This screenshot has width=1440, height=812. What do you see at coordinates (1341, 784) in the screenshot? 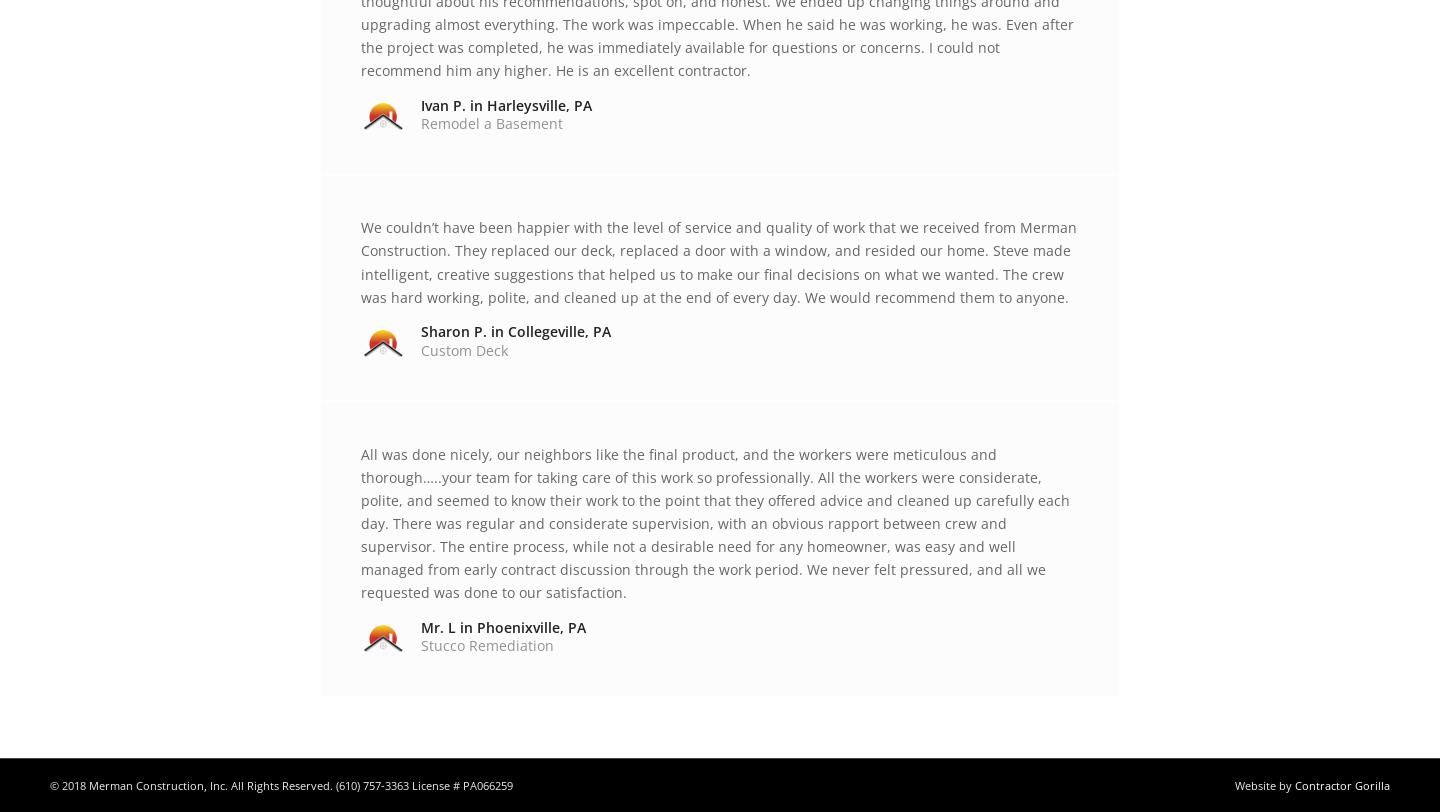
I see `'Contractor Gorilla'` at bounding box center [1341, 784].